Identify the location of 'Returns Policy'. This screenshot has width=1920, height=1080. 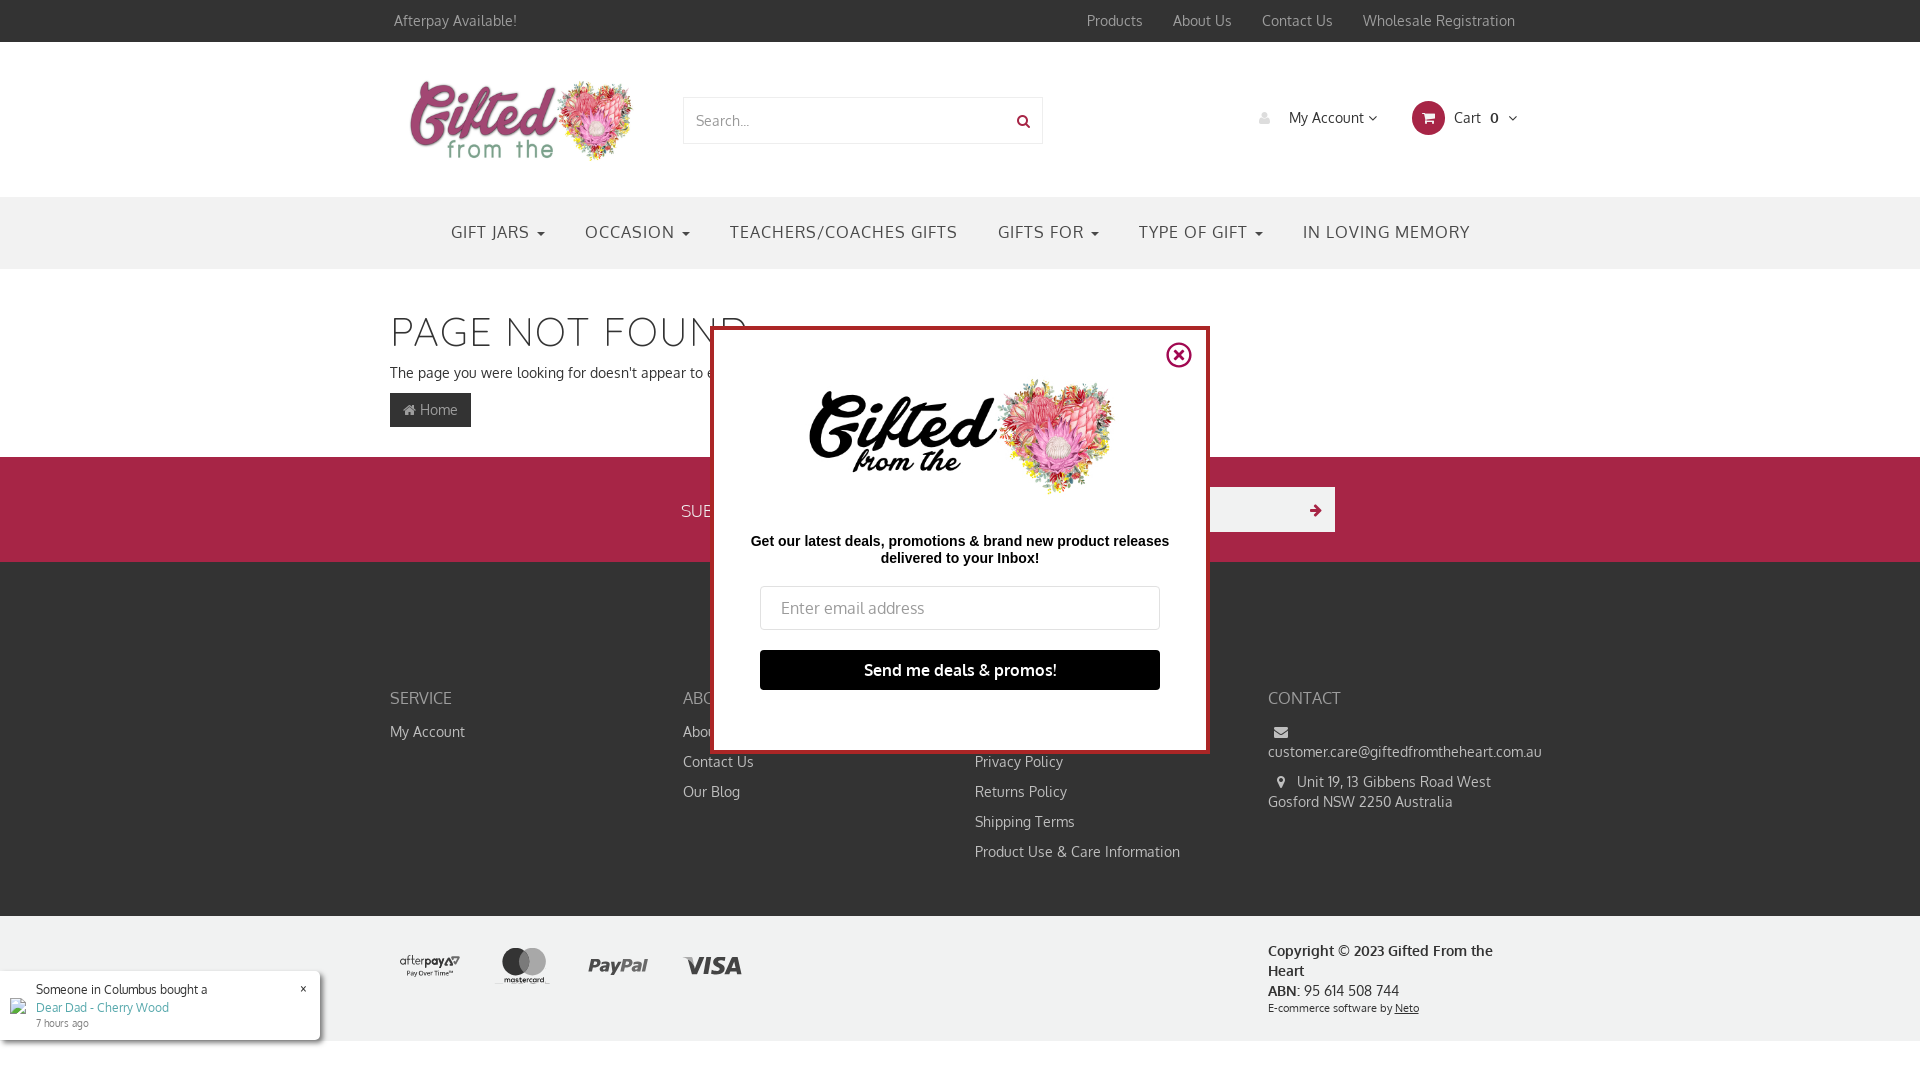
(960, 790).